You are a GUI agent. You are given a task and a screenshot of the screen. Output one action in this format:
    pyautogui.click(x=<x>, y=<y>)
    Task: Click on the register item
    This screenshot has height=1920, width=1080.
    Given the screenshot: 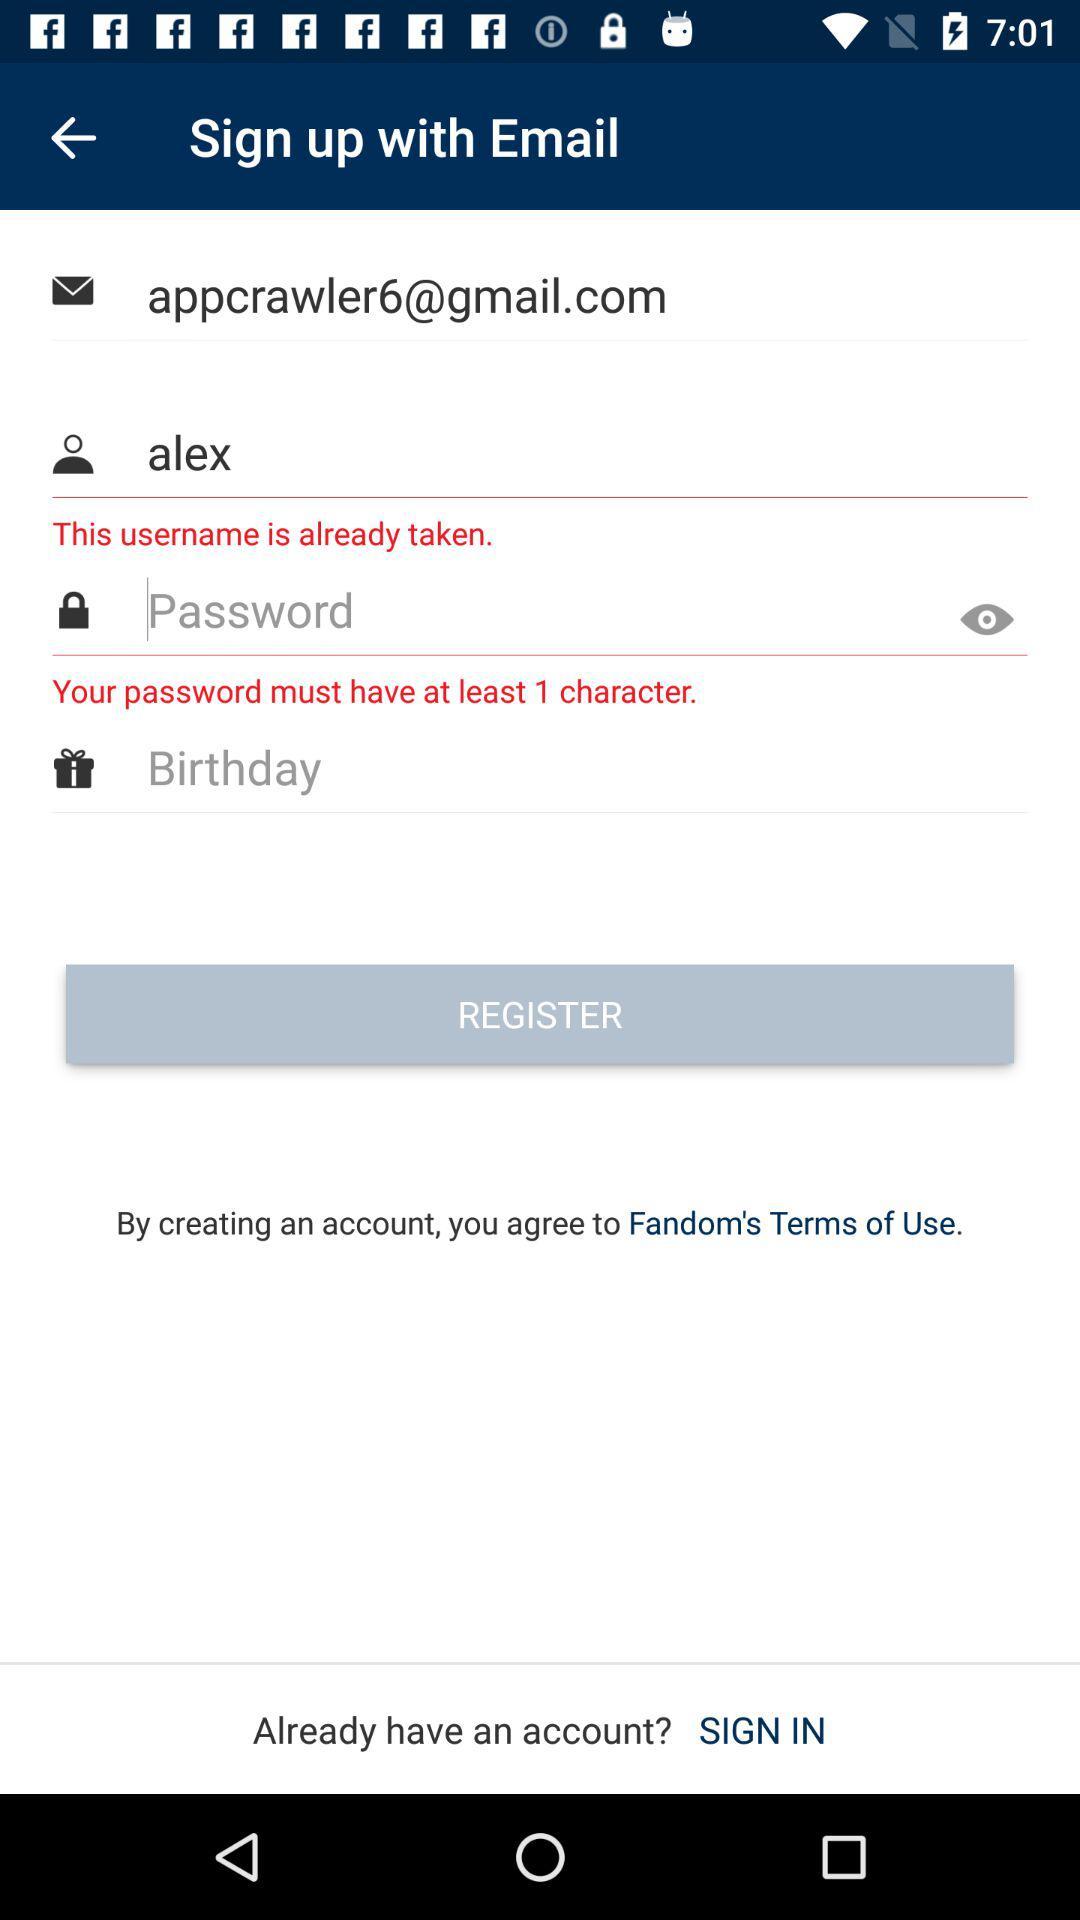 What is the action you would take?
    pyautogui.click(x=540, y=1013)
    